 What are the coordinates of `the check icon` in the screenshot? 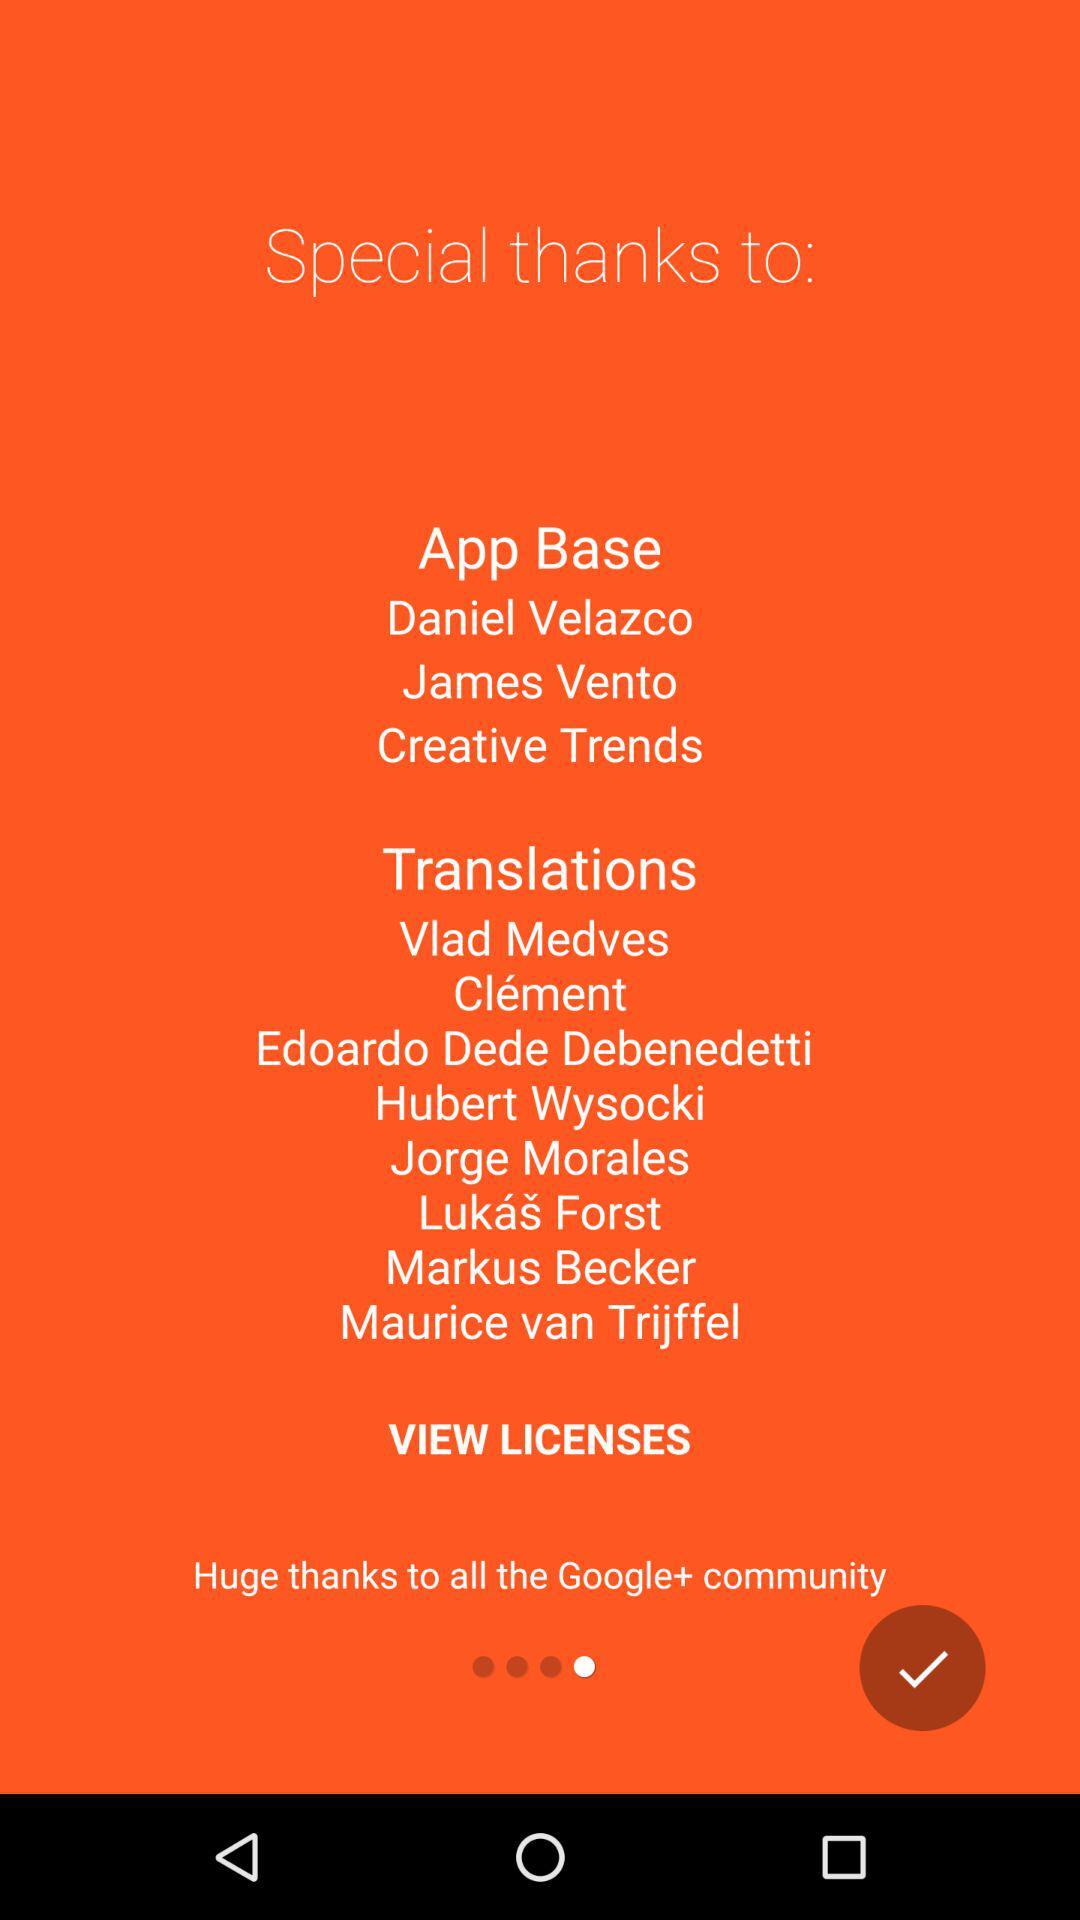 It's located at (922, 1667).